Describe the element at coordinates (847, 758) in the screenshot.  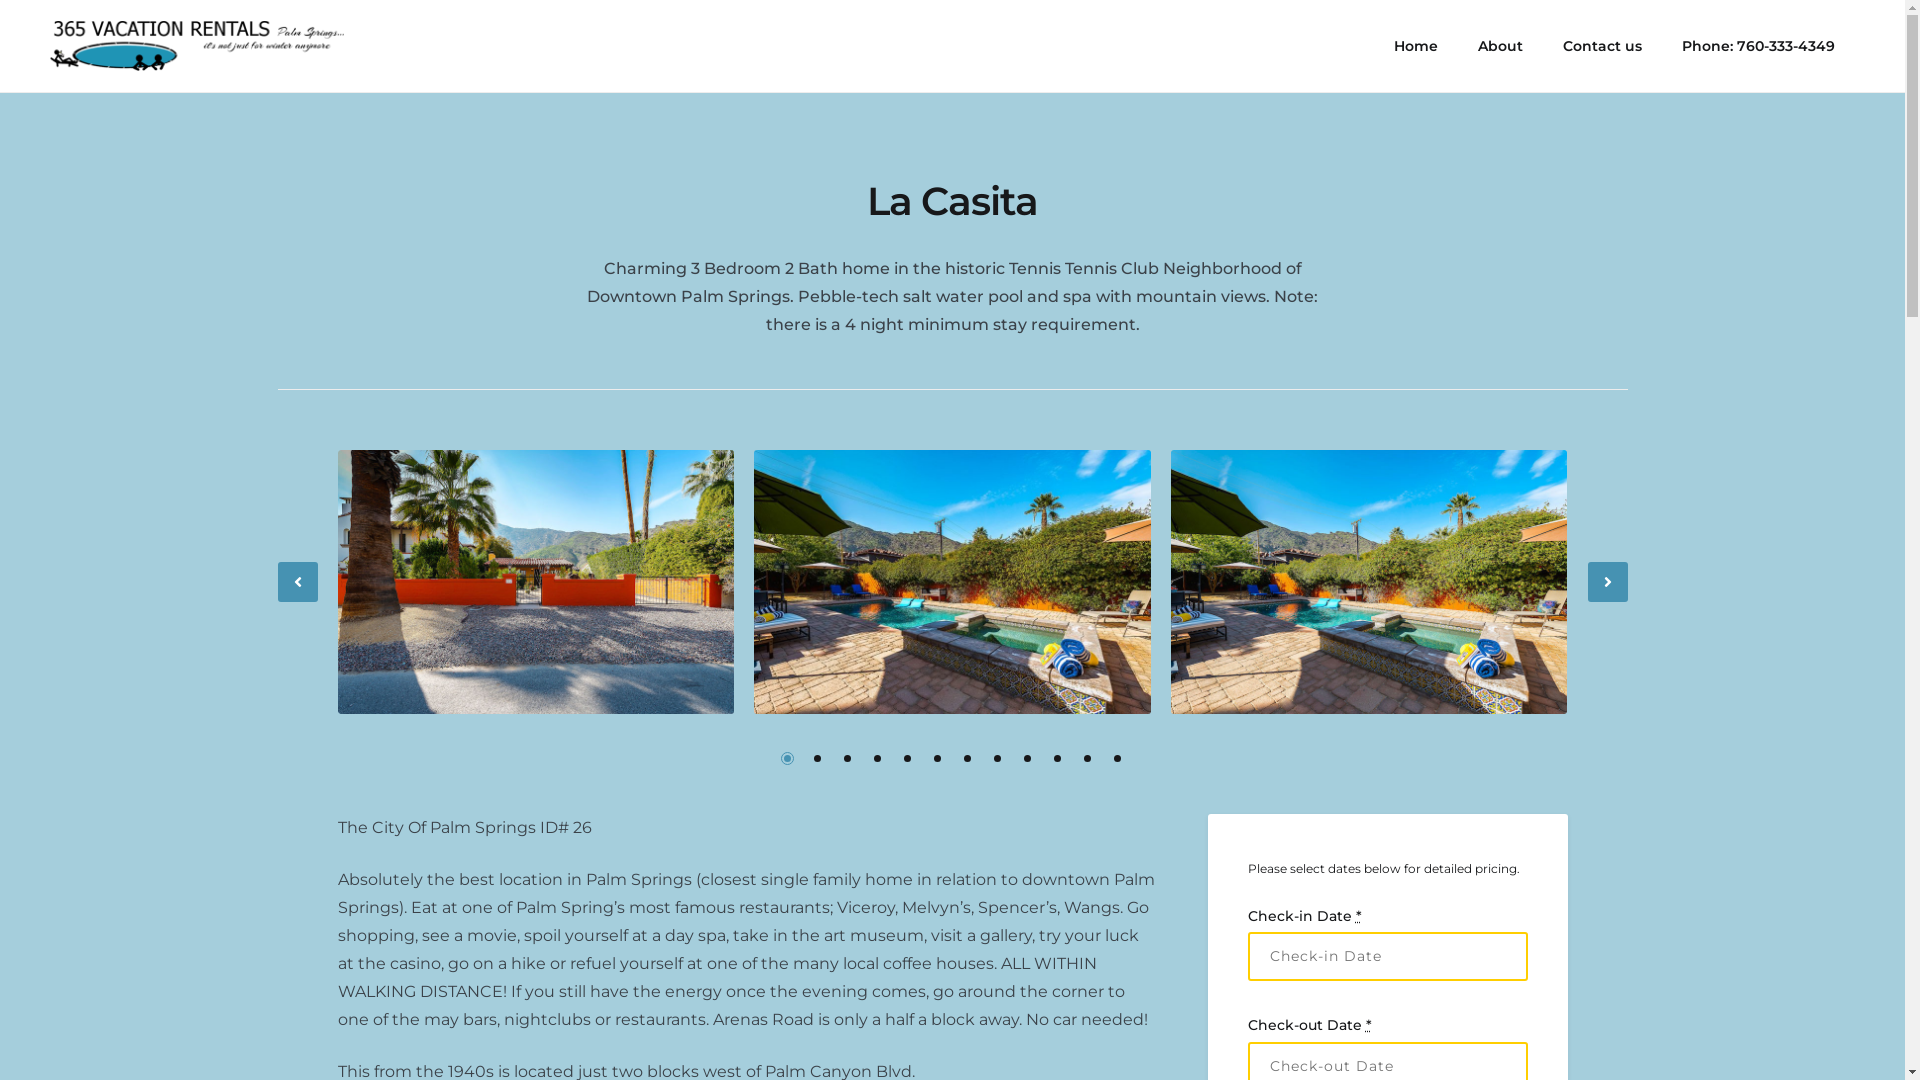
I see `'3'` at that location.